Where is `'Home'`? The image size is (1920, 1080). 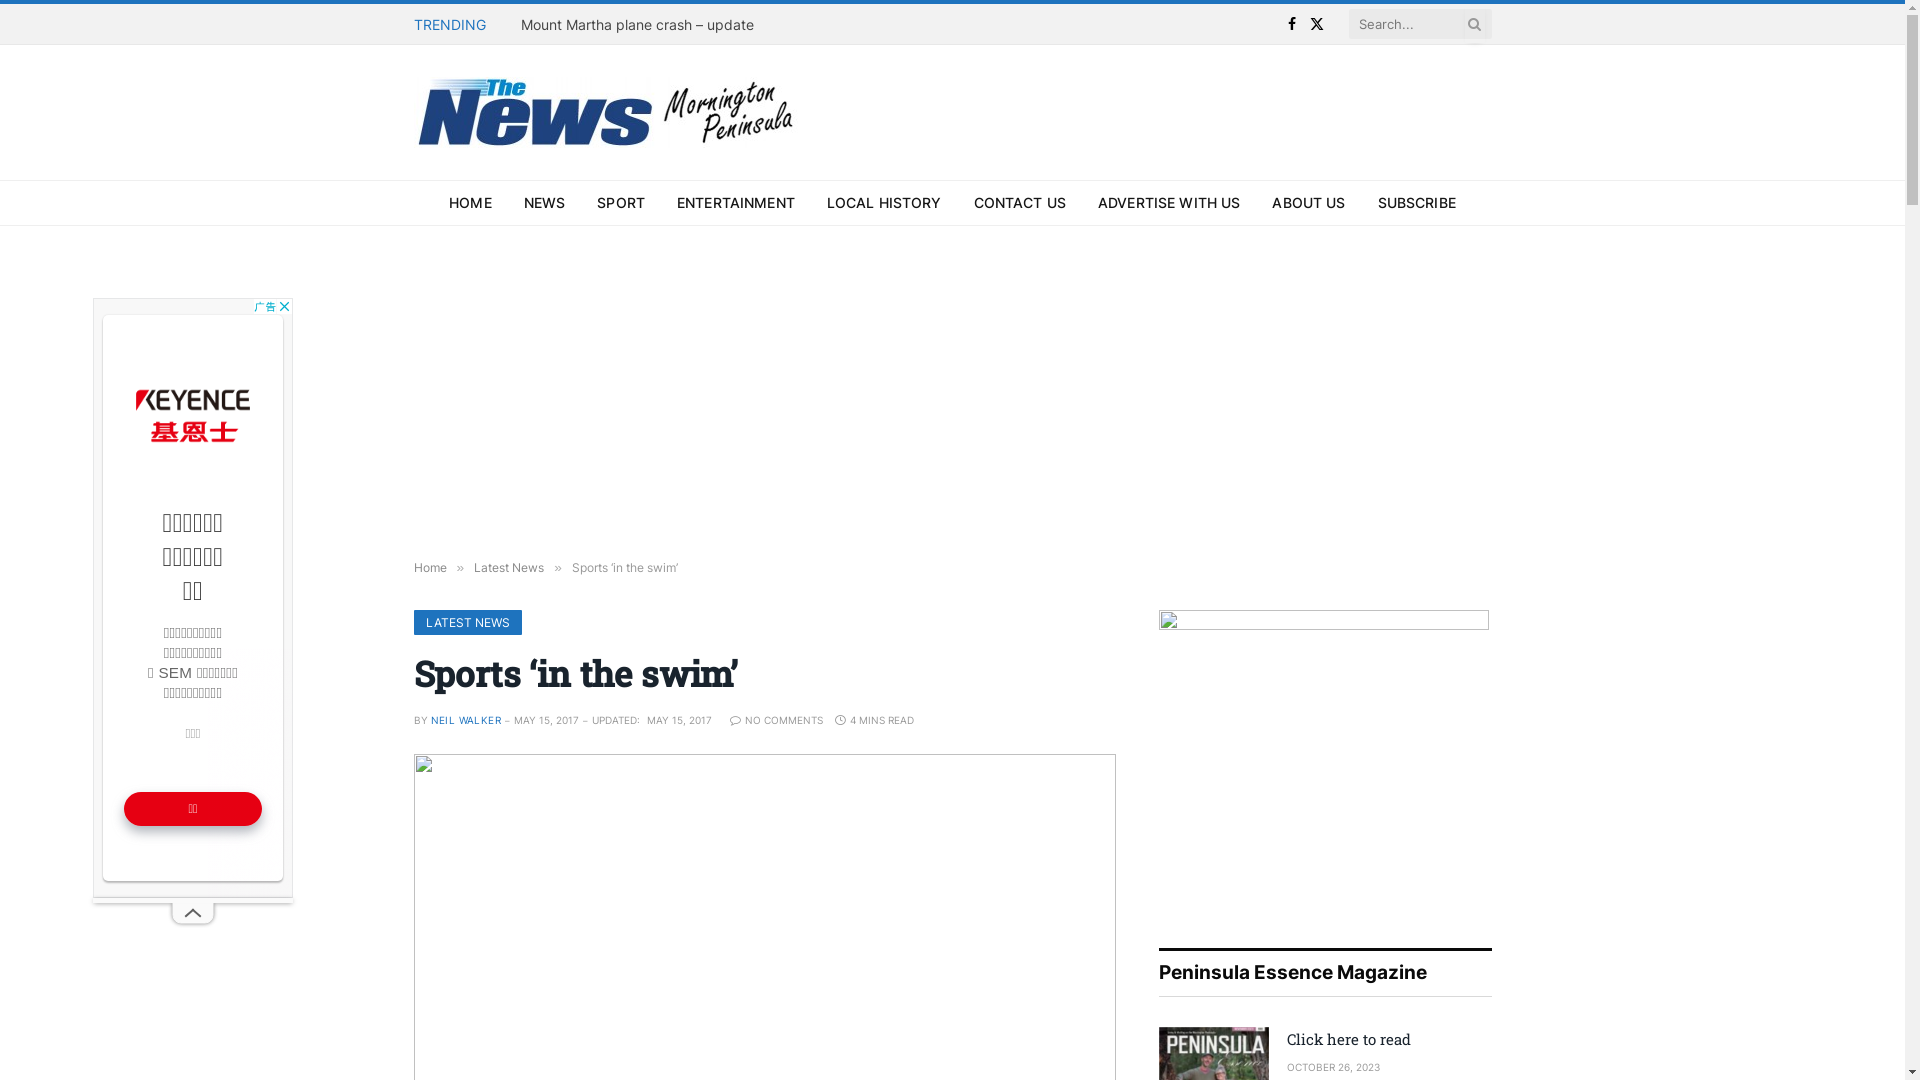 'Home' is located at coordinates (429, 567).